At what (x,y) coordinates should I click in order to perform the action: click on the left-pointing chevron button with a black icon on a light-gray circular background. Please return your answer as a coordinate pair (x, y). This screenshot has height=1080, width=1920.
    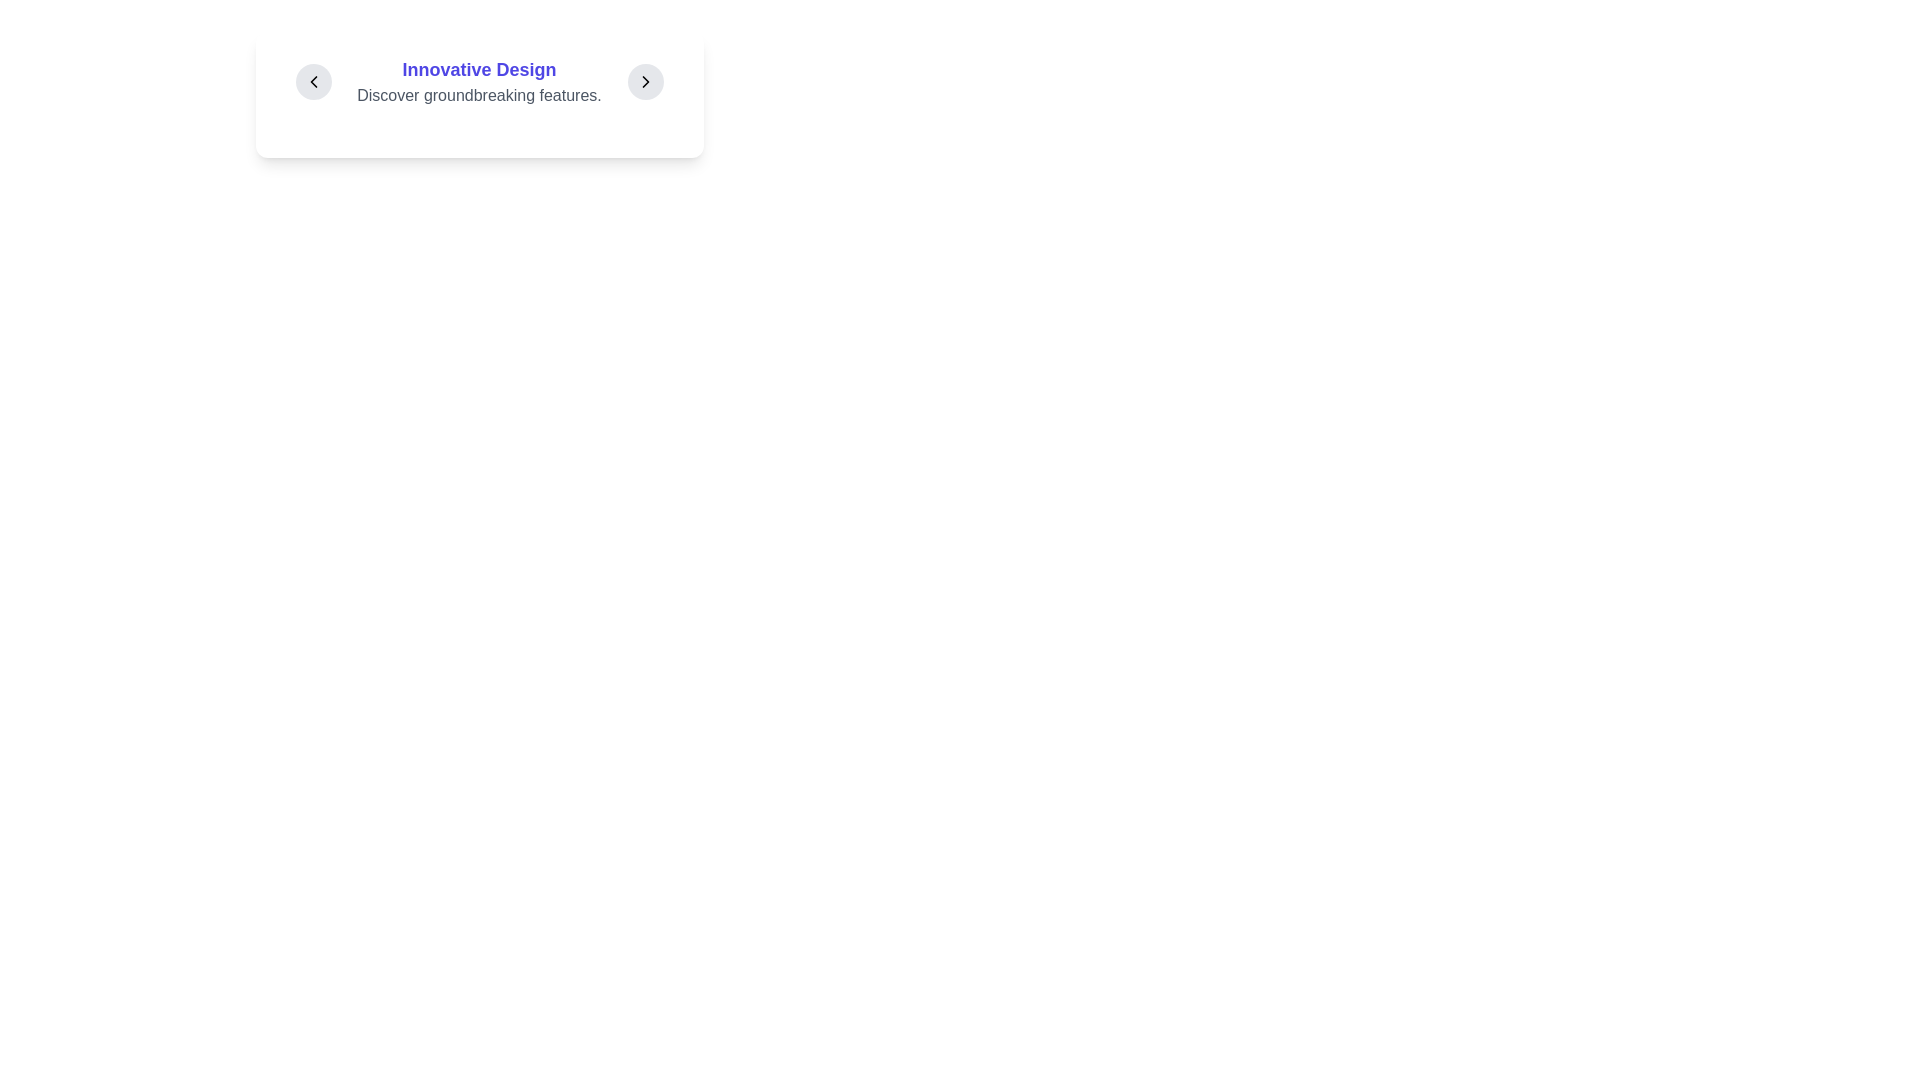
    Looking at the image, I should click on (312, 80).